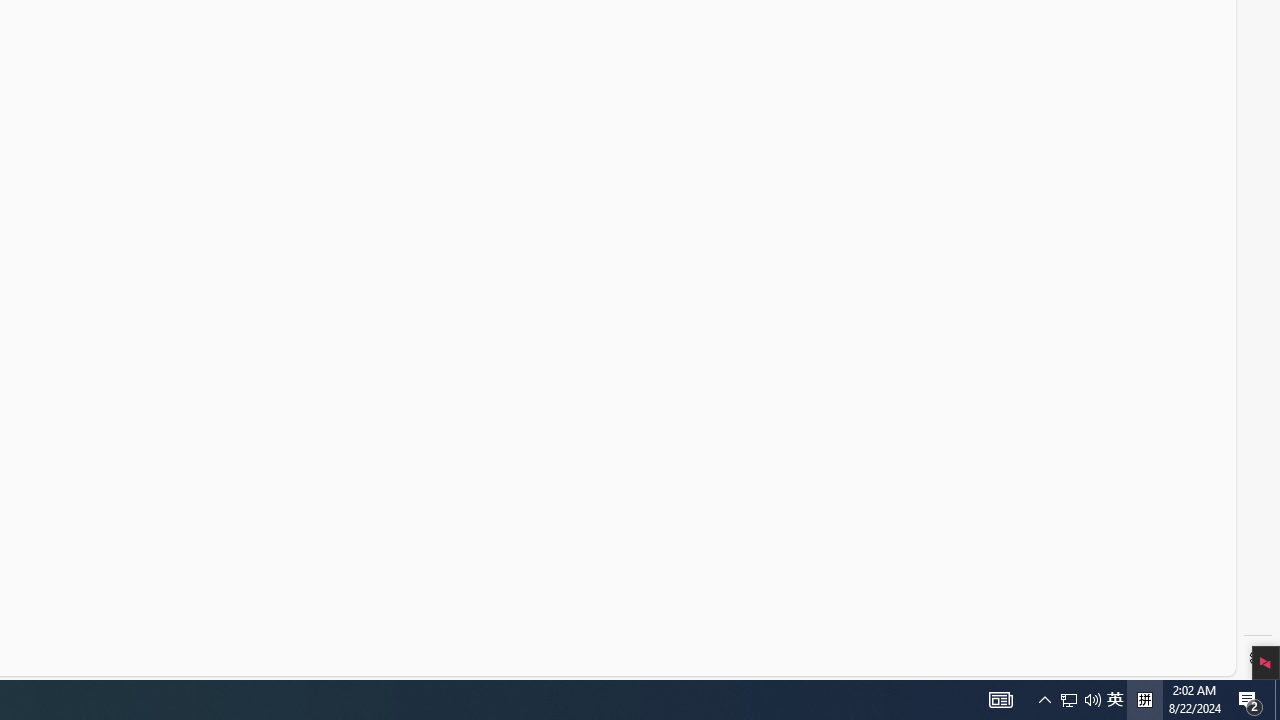 This screenshot has width=1280, height=720. Describe the element at coordinates (1250, 698) in the screenshot. I see `'Action Center, 2 new notifications'` at that location.